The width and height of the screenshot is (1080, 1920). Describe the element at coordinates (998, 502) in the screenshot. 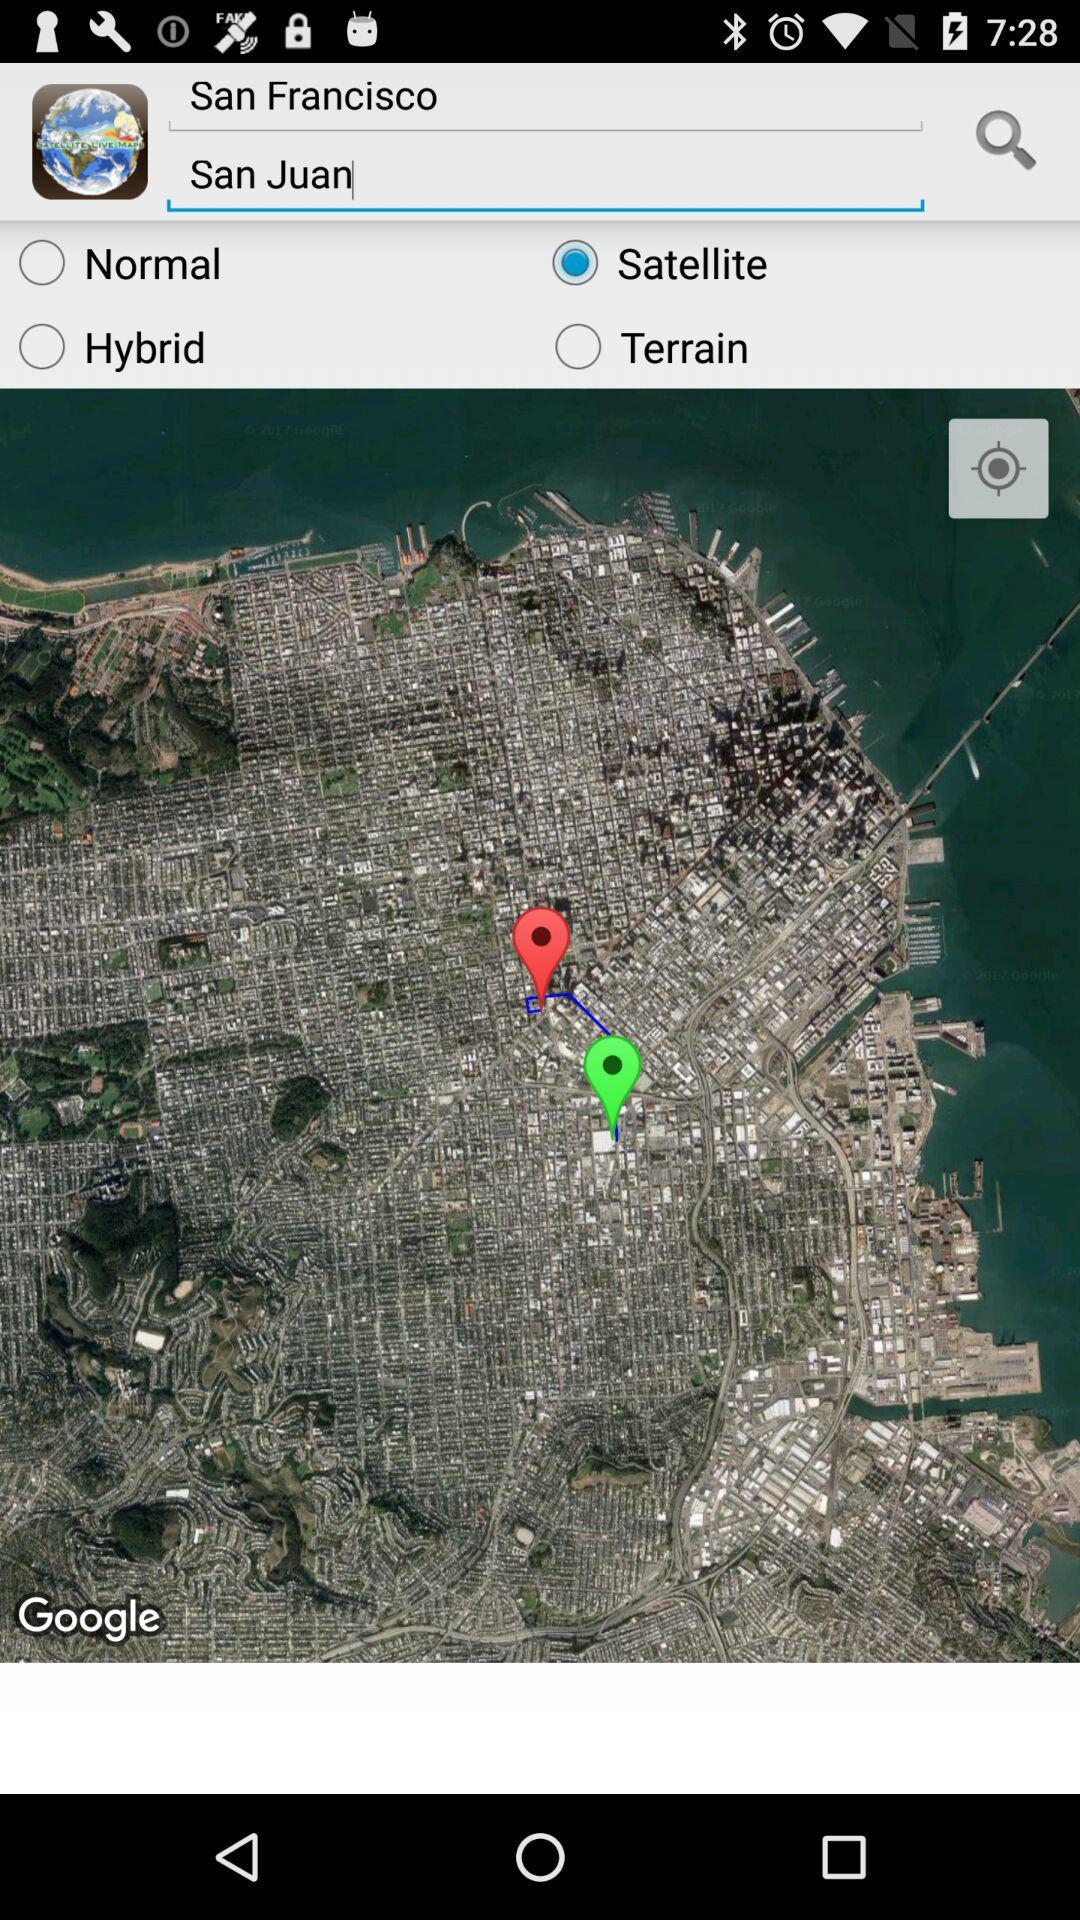

I see `the location_crosshair icon` at that location.